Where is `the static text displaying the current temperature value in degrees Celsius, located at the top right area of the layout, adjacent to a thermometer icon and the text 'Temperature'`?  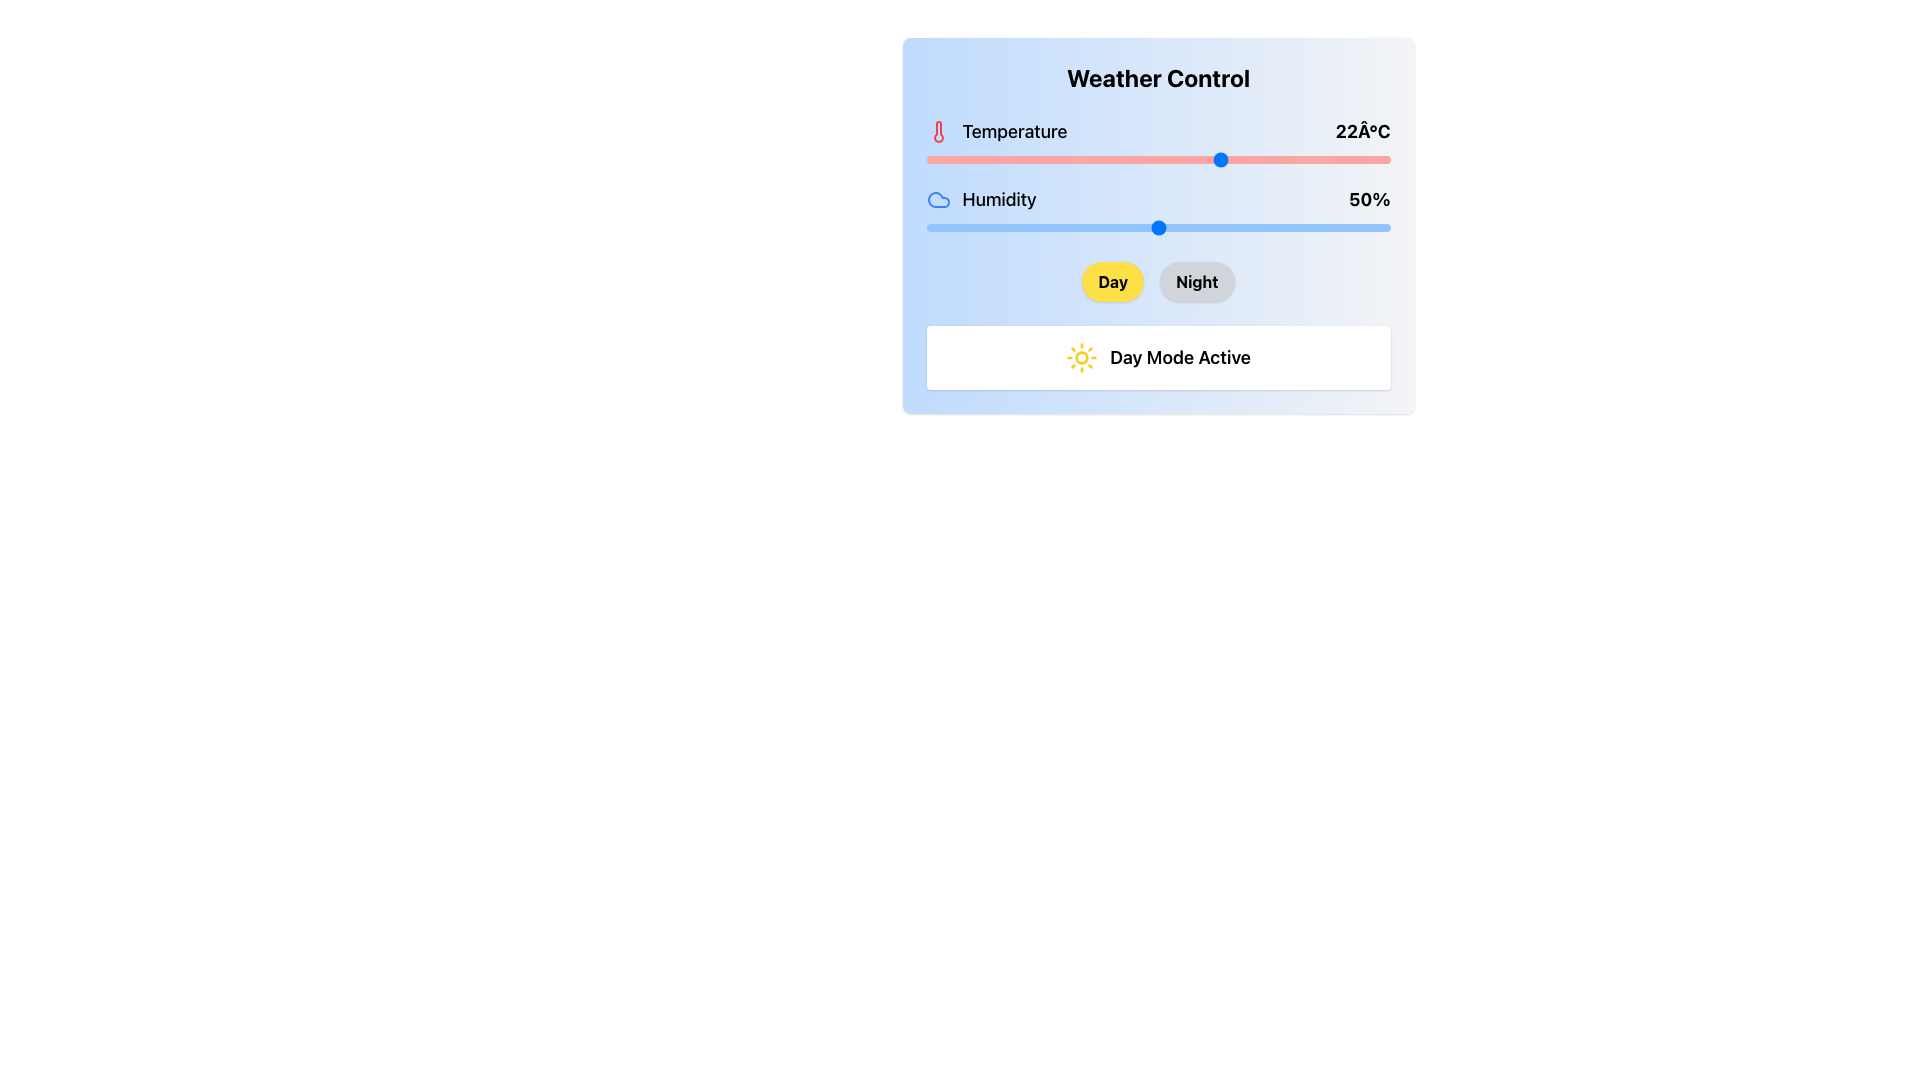
the static text displaying the current temperature value in degrees Celsius, located at the top right area of the layout, adjacent to a thermometer icon and the text 'Temperature' is located at coordinates (1362, 131).